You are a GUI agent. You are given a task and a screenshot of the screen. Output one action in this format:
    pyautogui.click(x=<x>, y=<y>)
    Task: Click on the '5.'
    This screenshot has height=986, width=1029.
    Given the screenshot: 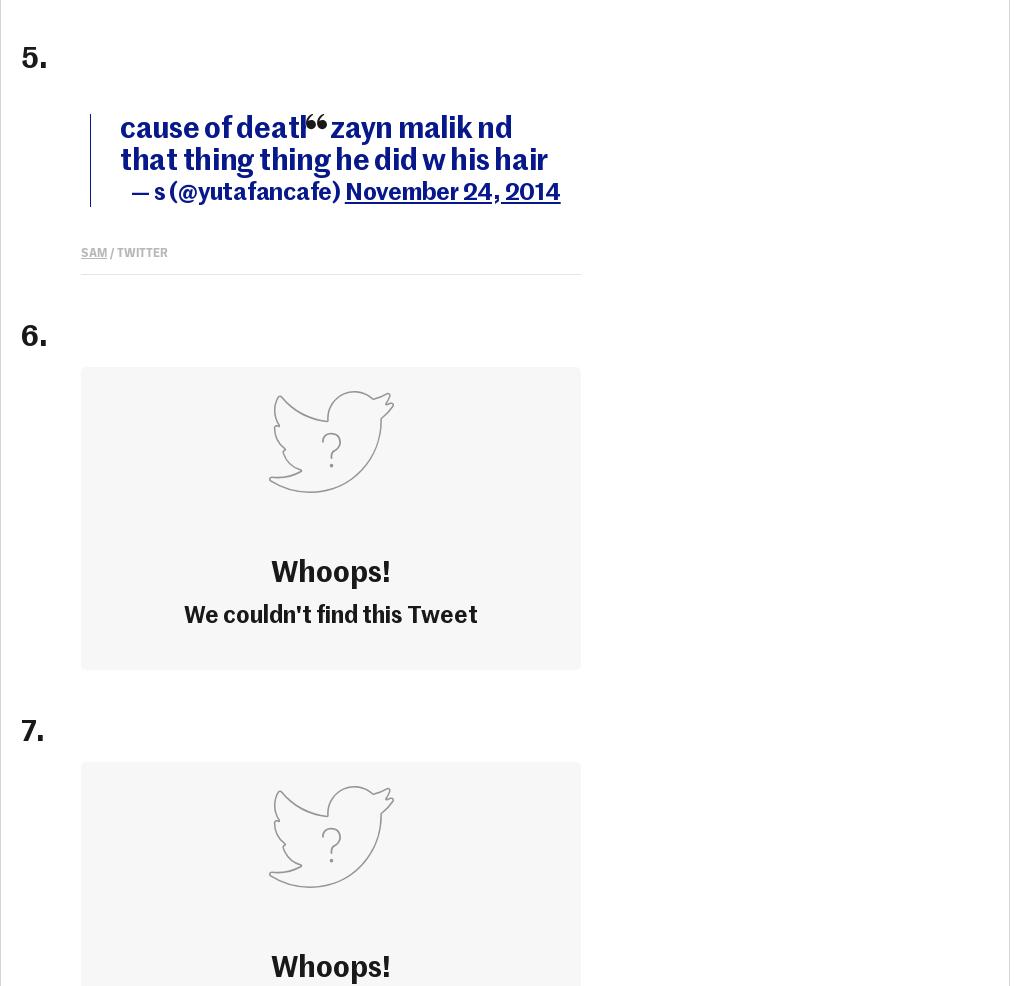 What is the action you would take?
    pyautogui.click(x=34, y=59)
    